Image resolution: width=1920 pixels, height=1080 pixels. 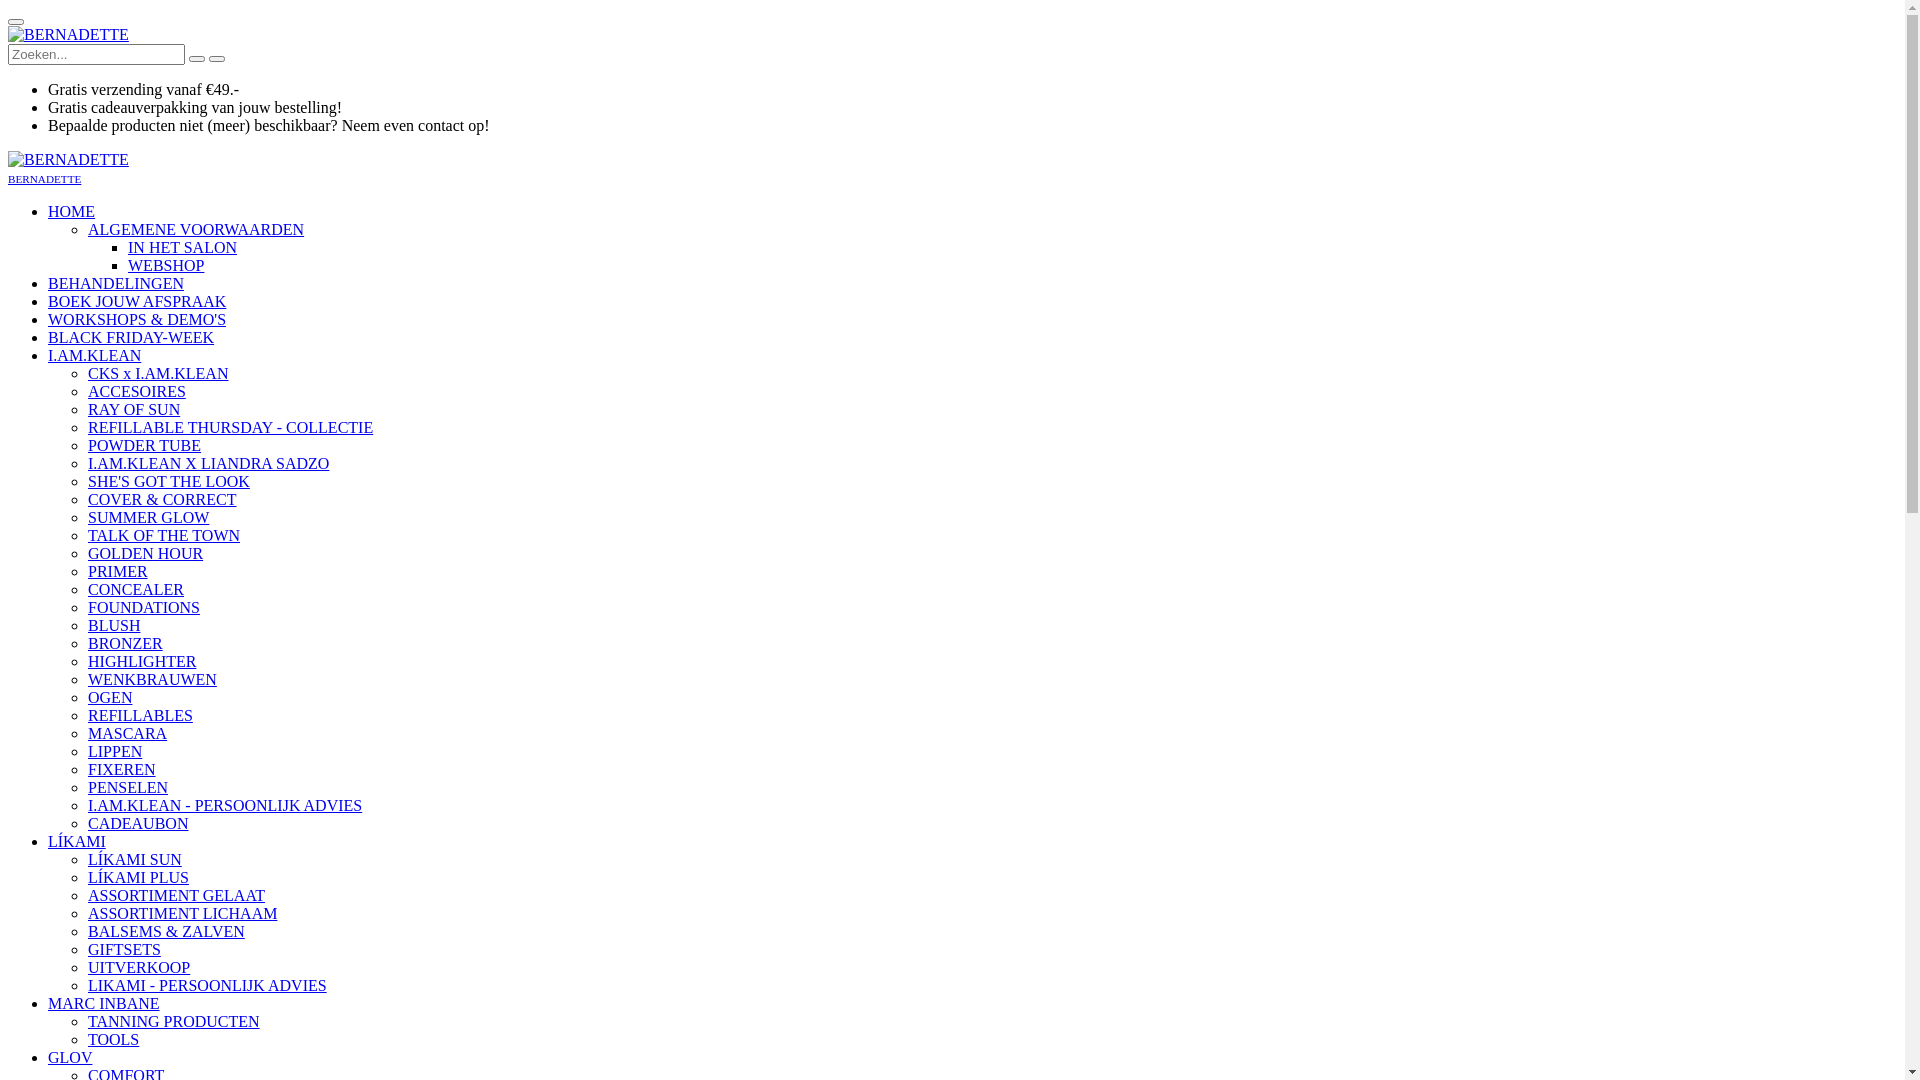 What do you see at coordinates (208, 463) in the screenshot?
I see `'I.AM.KLEAN X LIANDRA SADZO'` at bounding box center [208, 463].